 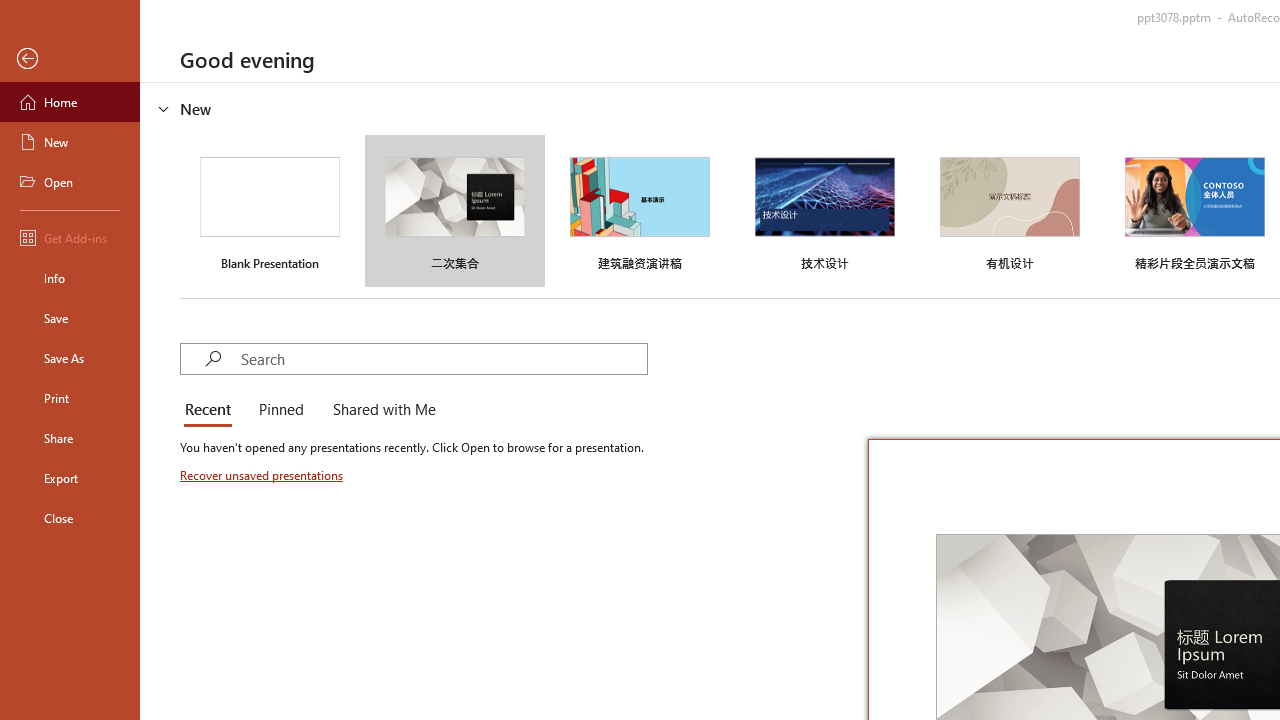 What do you see at coordinates (69, 478) in the screenshot?
I see `'Export'` at bounding box center [69, 478].